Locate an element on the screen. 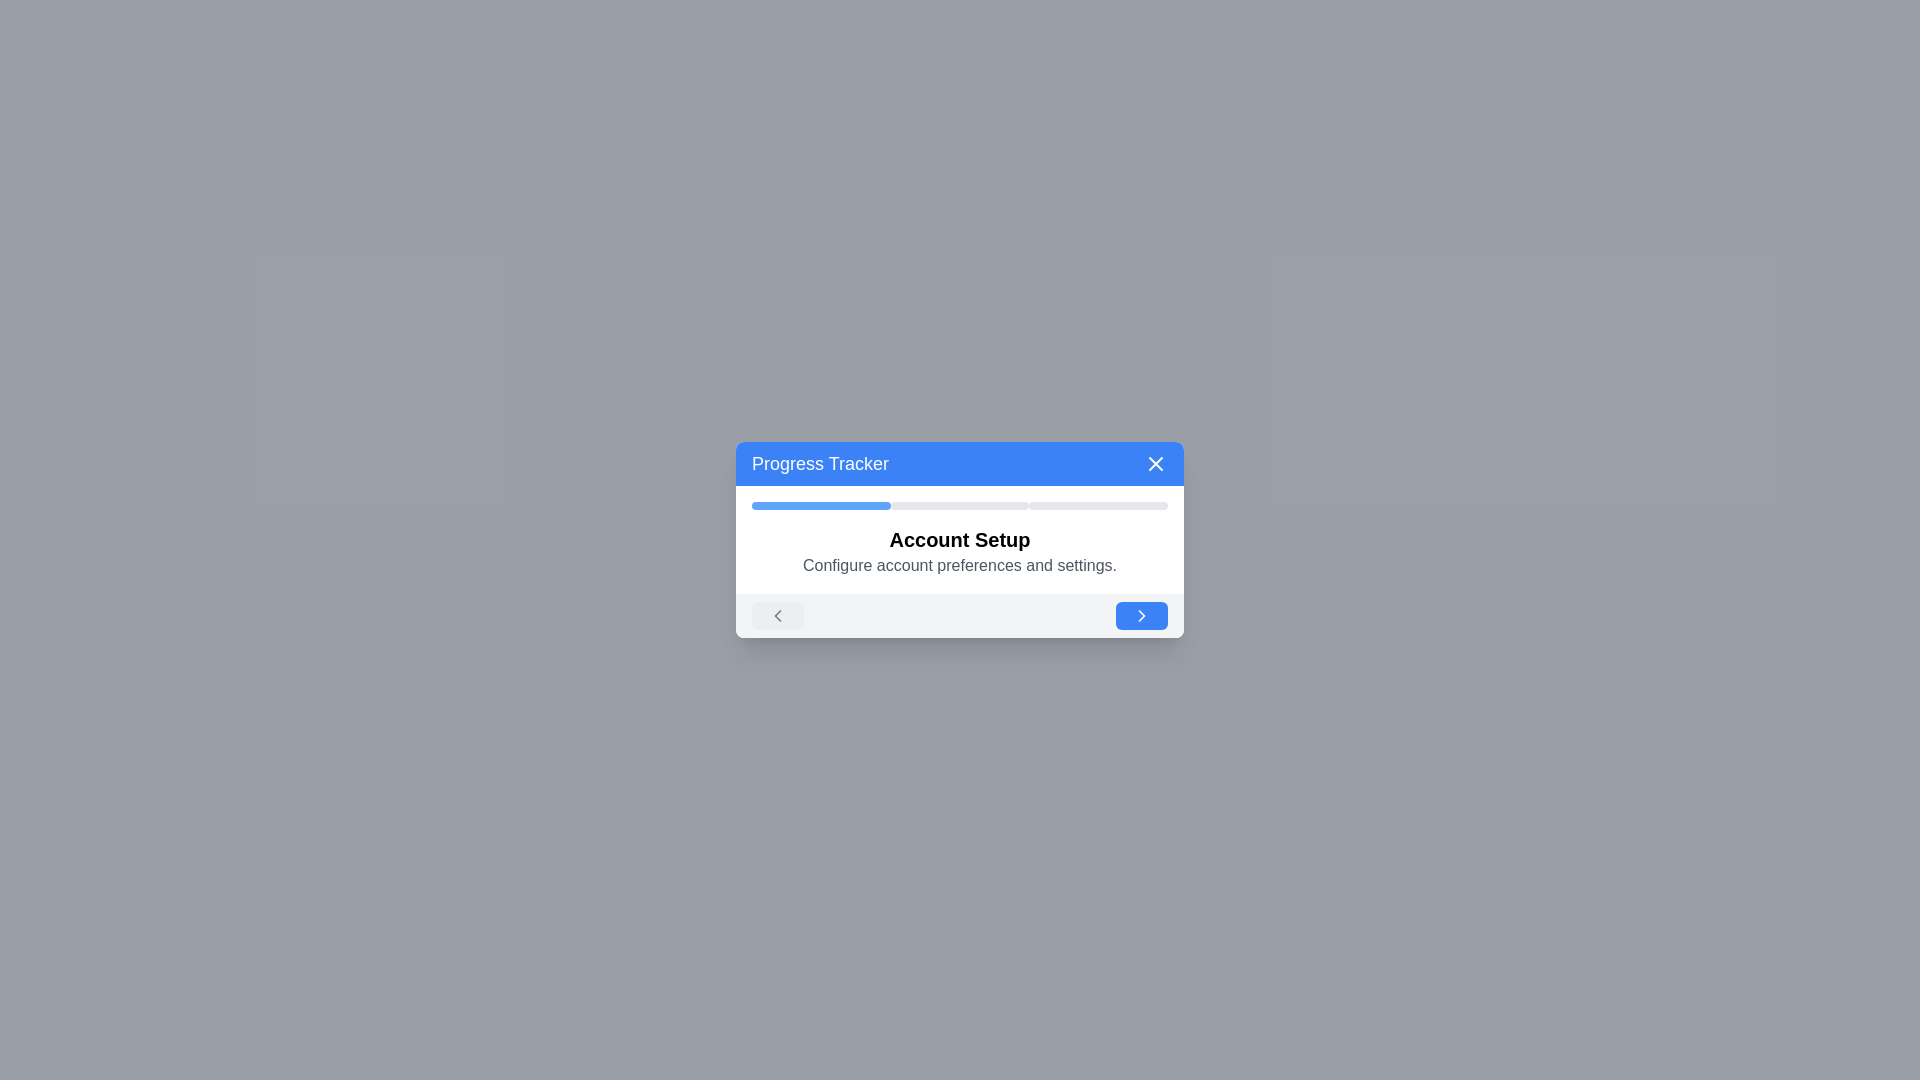 The height and width of the screenshot is (1080, 1920). the horizontal progress bar located at the top of the 'Progress Tracker' modal dialog, which is filled with blue color on the left segment and gray on the right segments is located at coordinates (960, 504).